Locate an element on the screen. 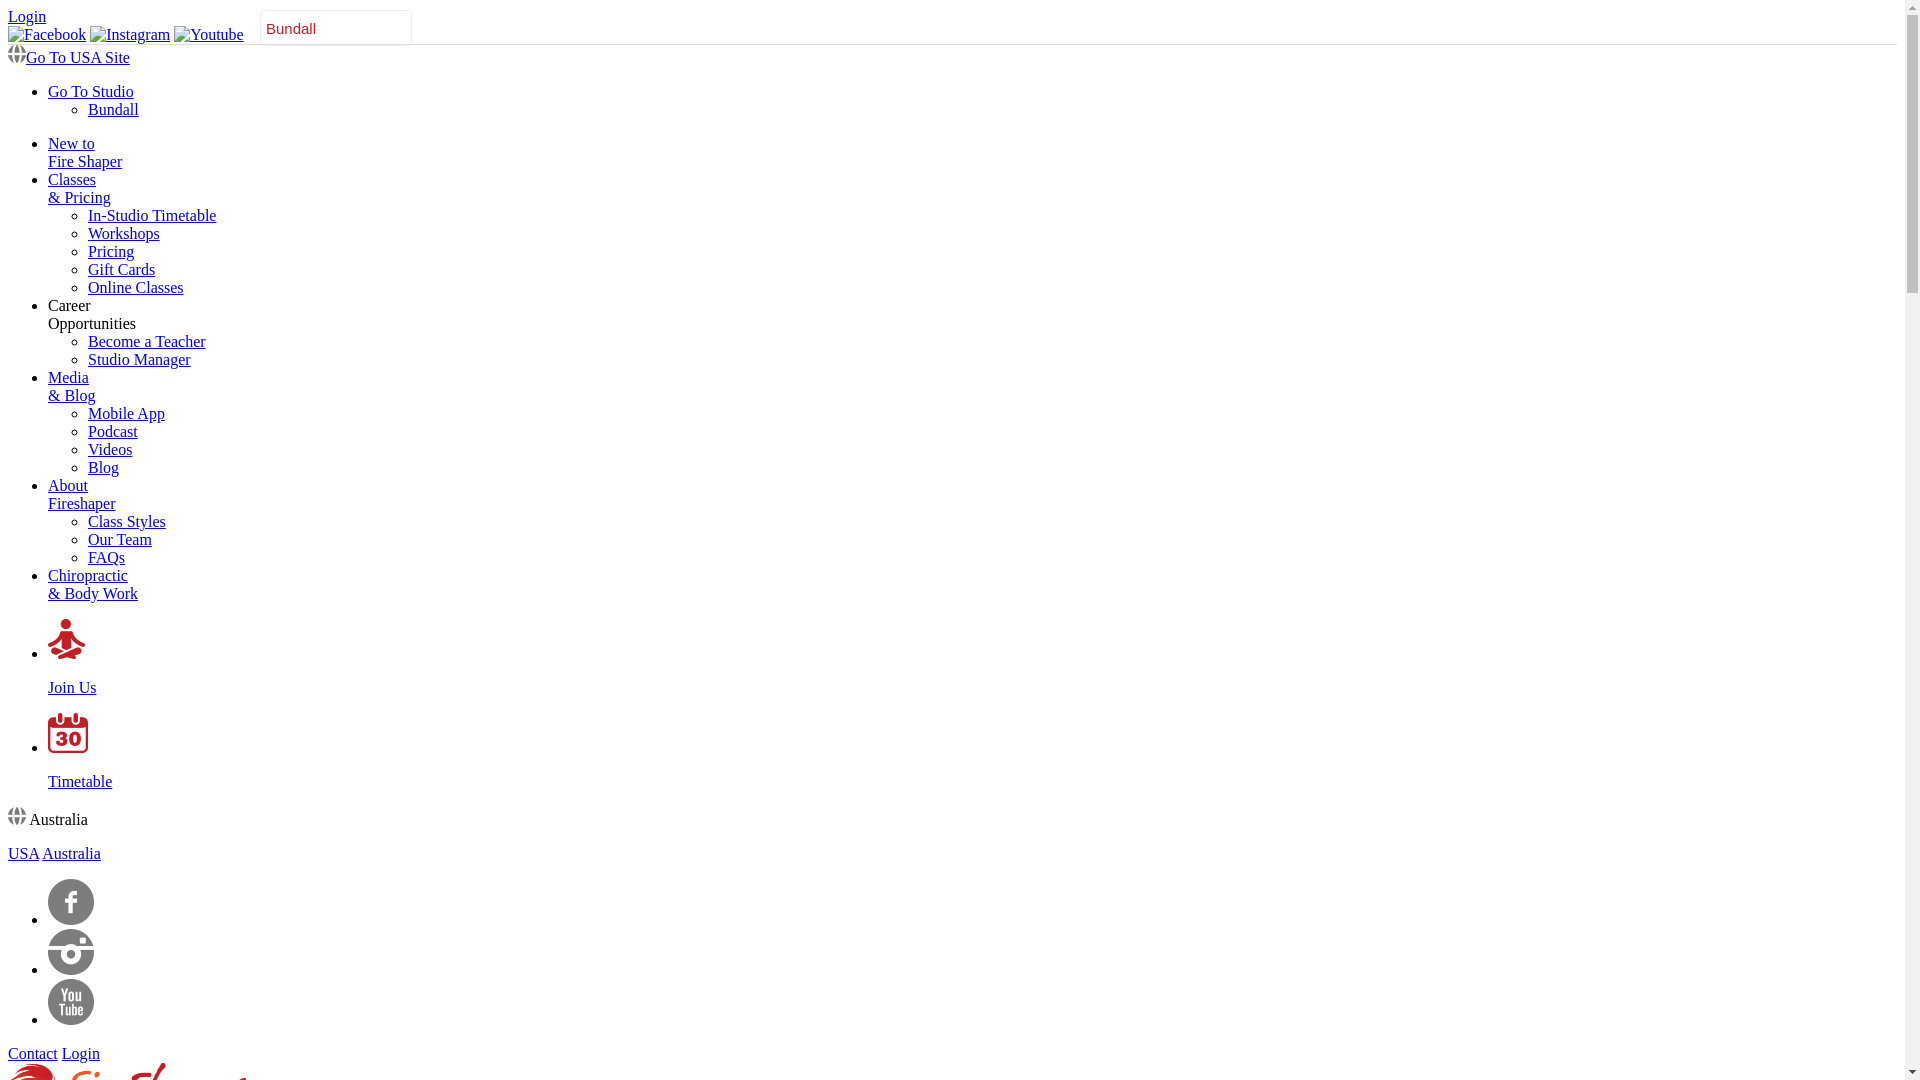 The height and width of the screenshot is (1080, 1920). 'Go To Studio' is located at coordinates (48, 91).